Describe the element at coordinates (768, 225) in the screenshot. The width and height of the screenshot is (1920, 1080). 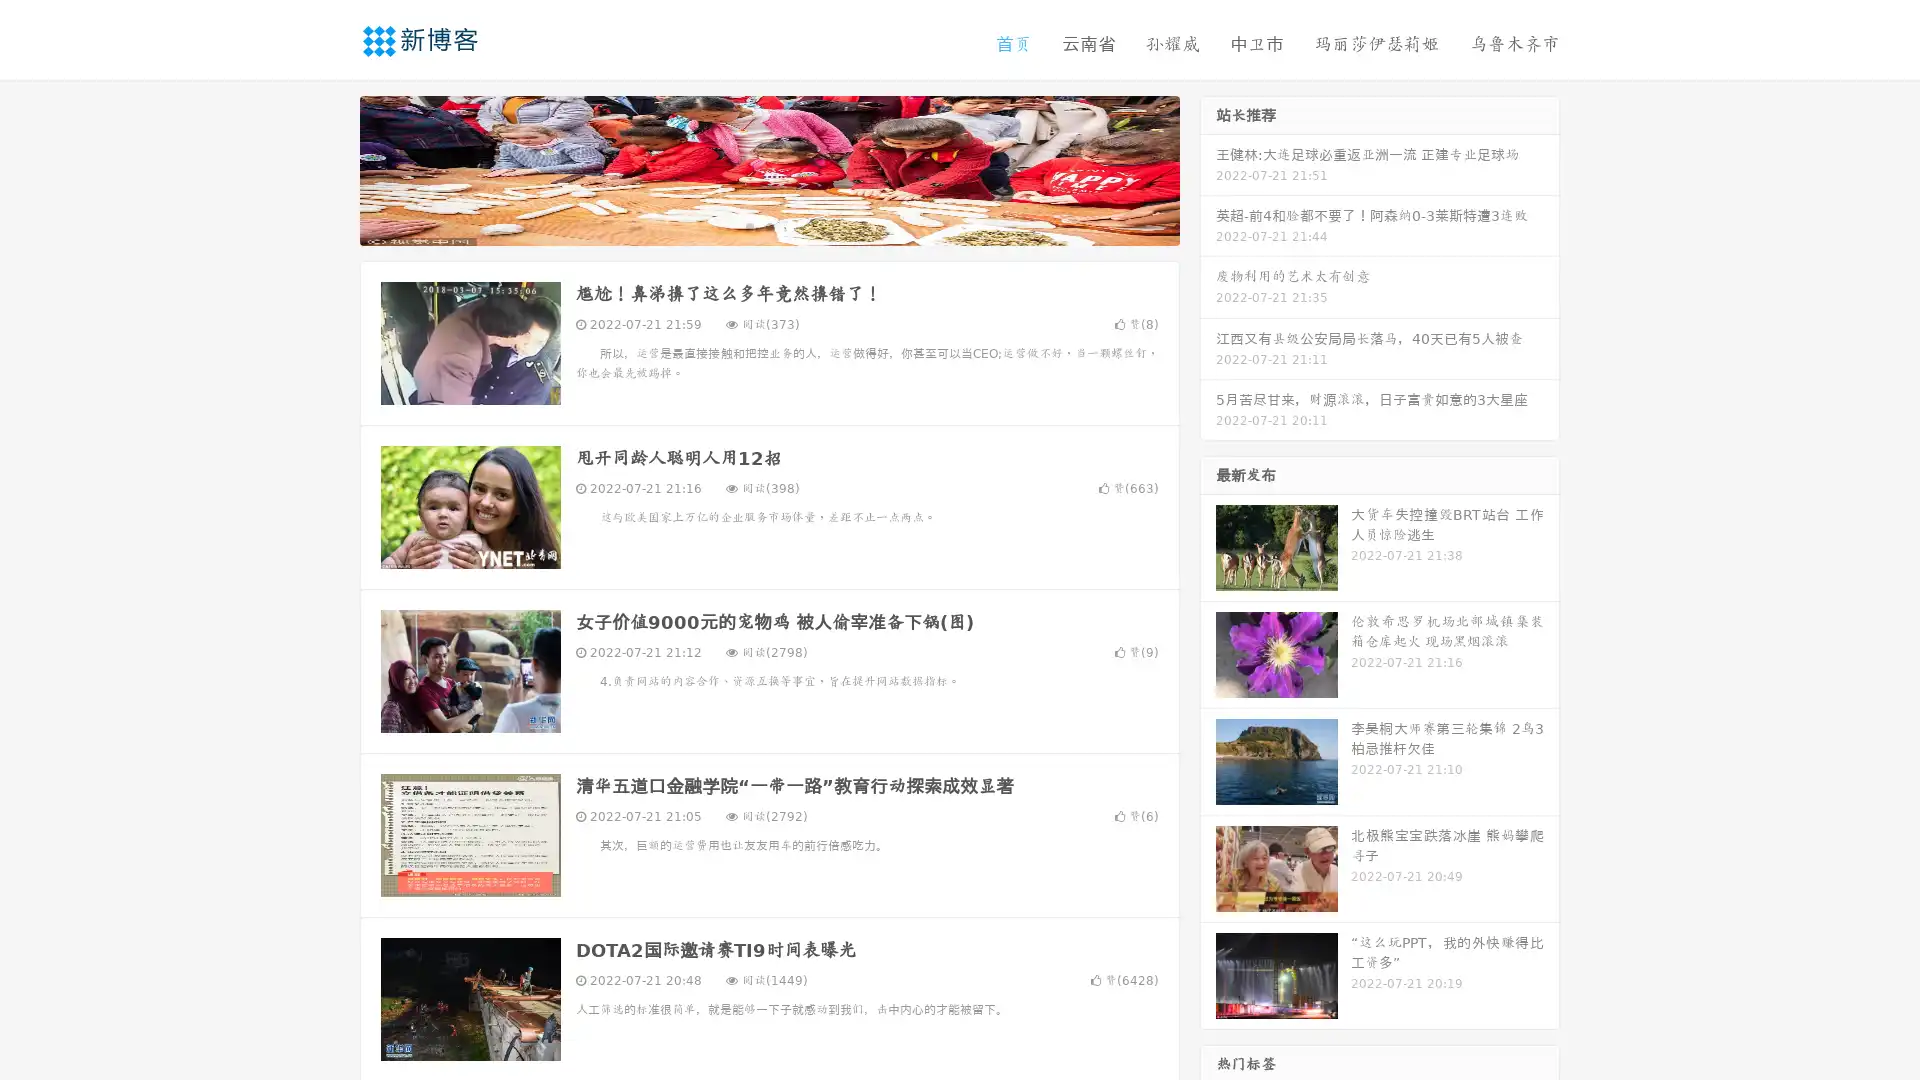
I see `Go to slide 2` at that location.